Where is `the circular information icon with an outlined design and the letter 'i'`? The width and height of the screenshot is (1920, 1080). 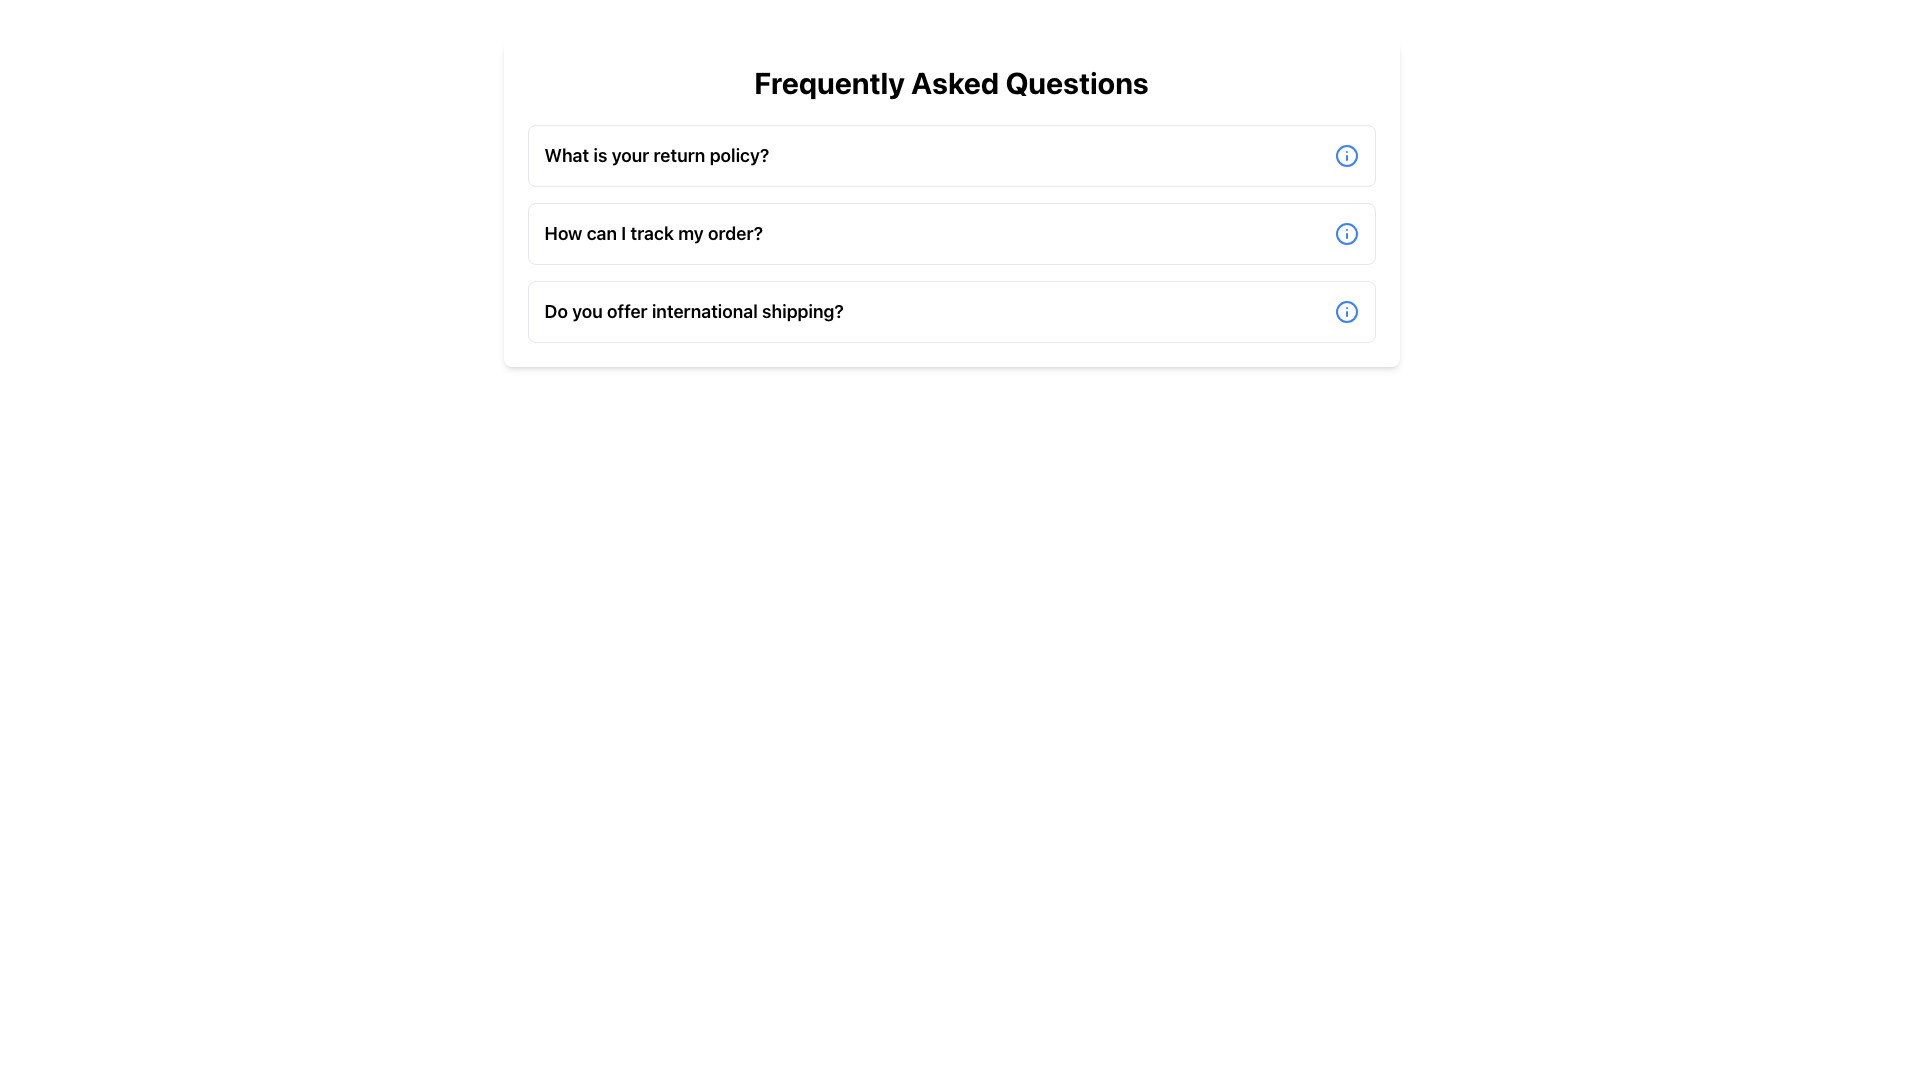 the circular information icon with an outlined design and the letter 'i' is located at coordinates (1346, 154).